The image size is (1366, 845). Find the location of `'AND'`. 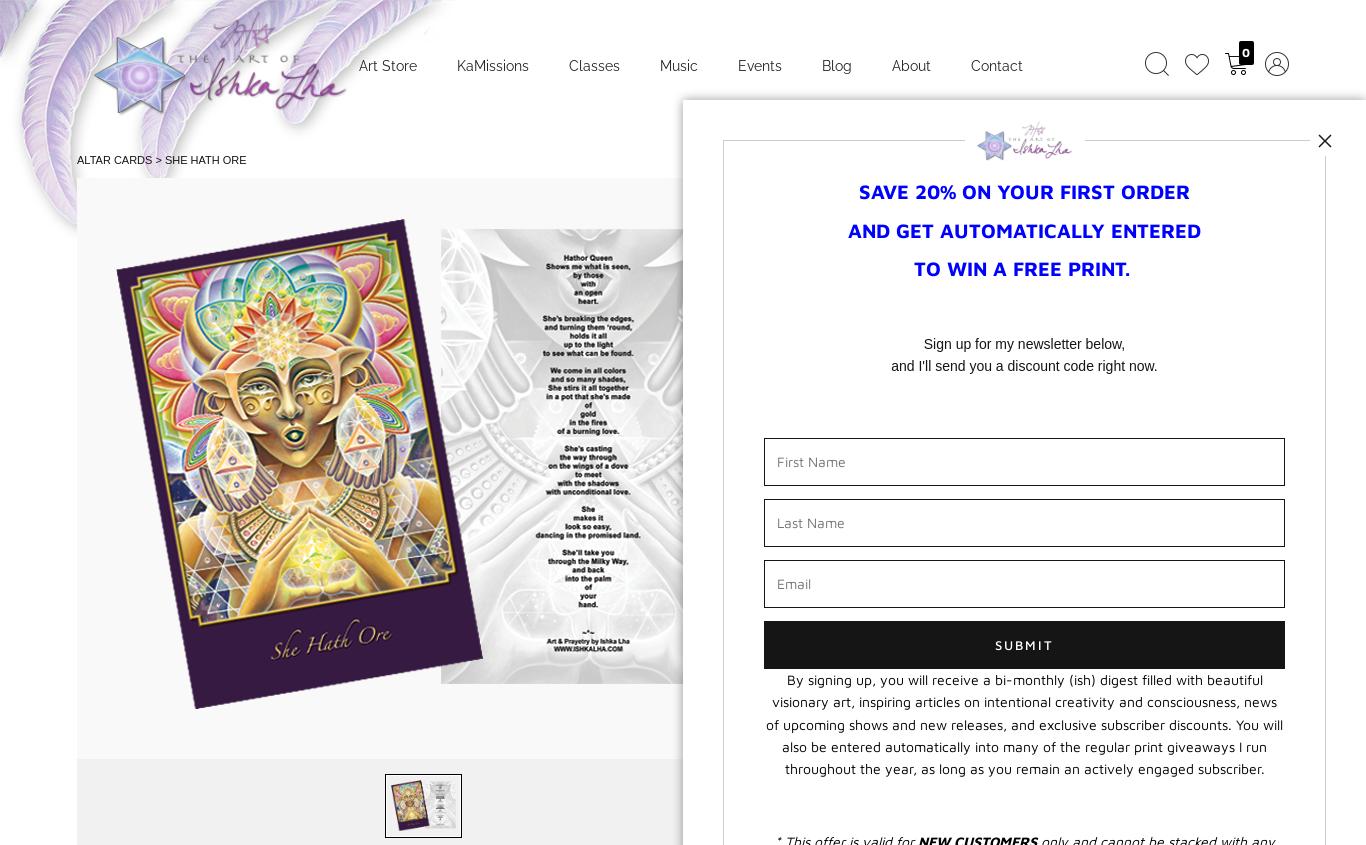

'AND' is located at coordinates (871, 228).